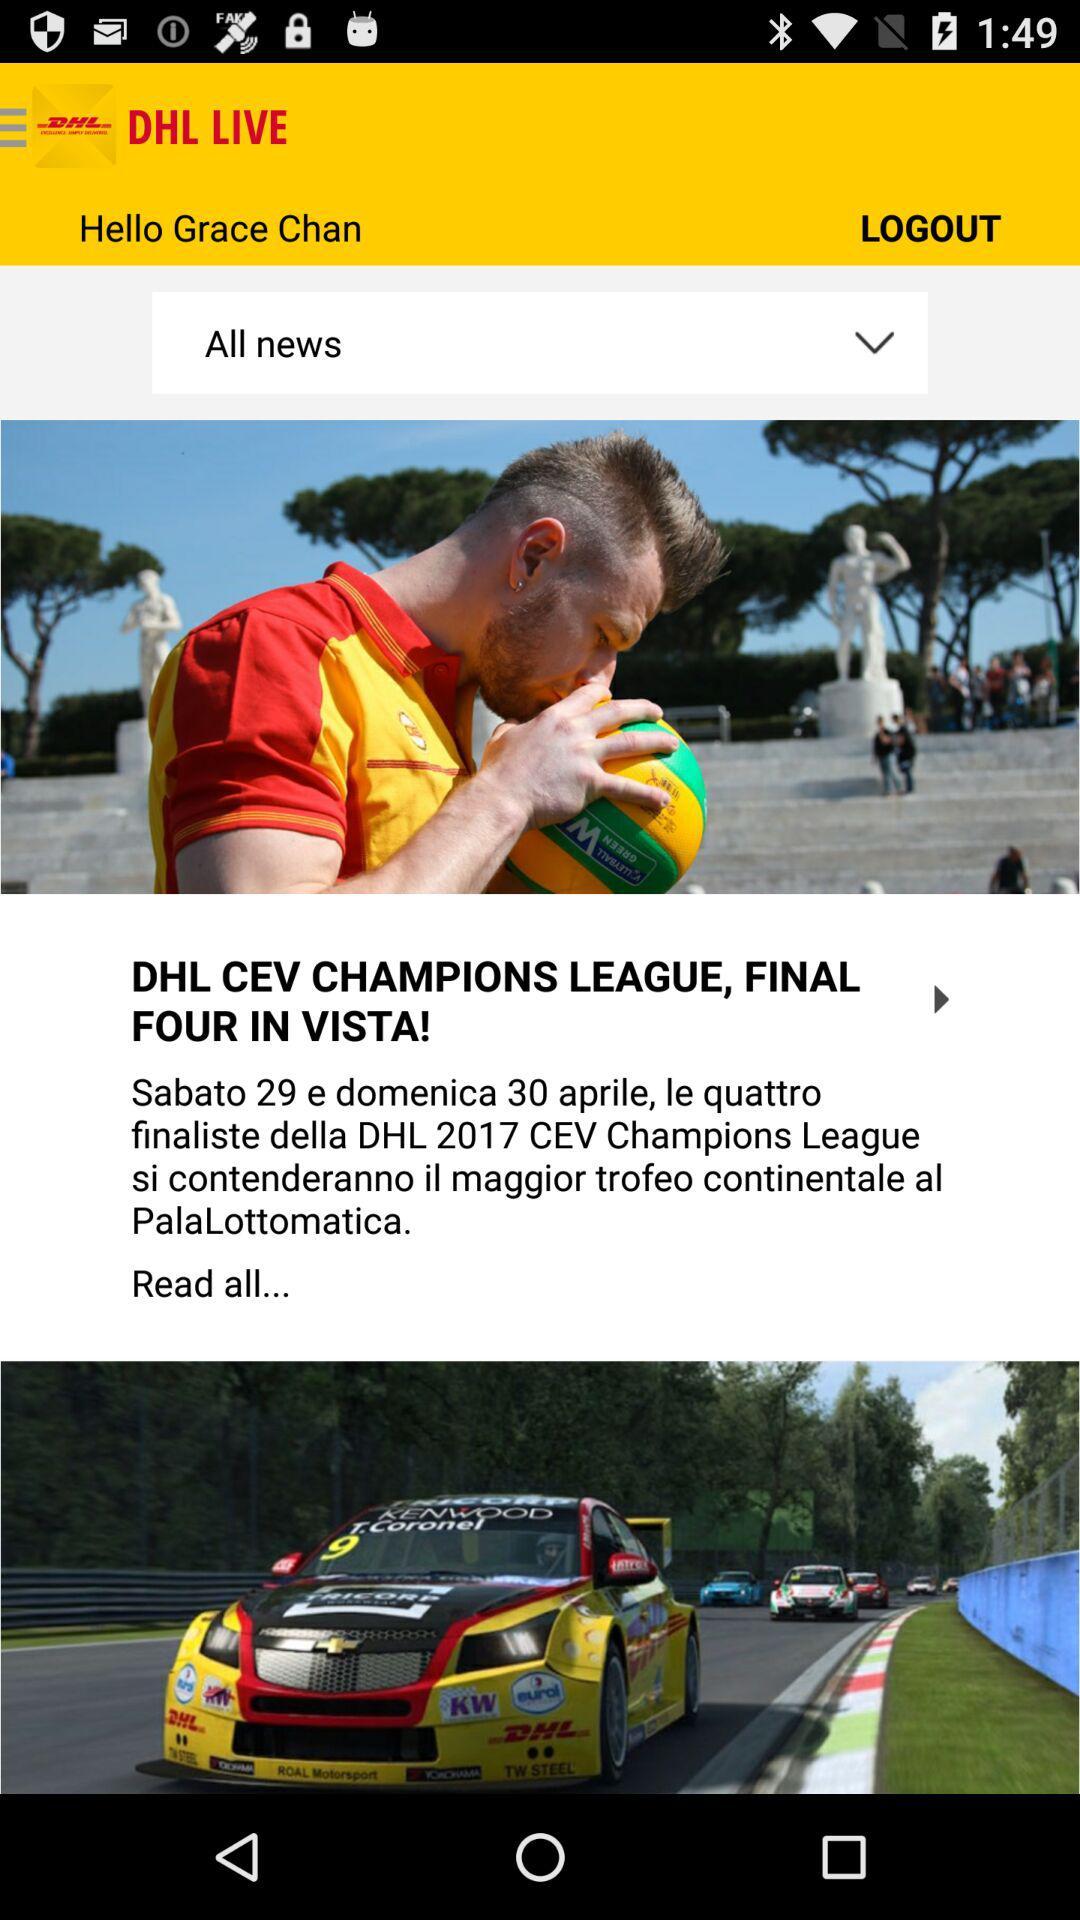 Image resolution: width=1080 pixels, height=1920 pixels. I want to click on the logout item, so click(930, 227).